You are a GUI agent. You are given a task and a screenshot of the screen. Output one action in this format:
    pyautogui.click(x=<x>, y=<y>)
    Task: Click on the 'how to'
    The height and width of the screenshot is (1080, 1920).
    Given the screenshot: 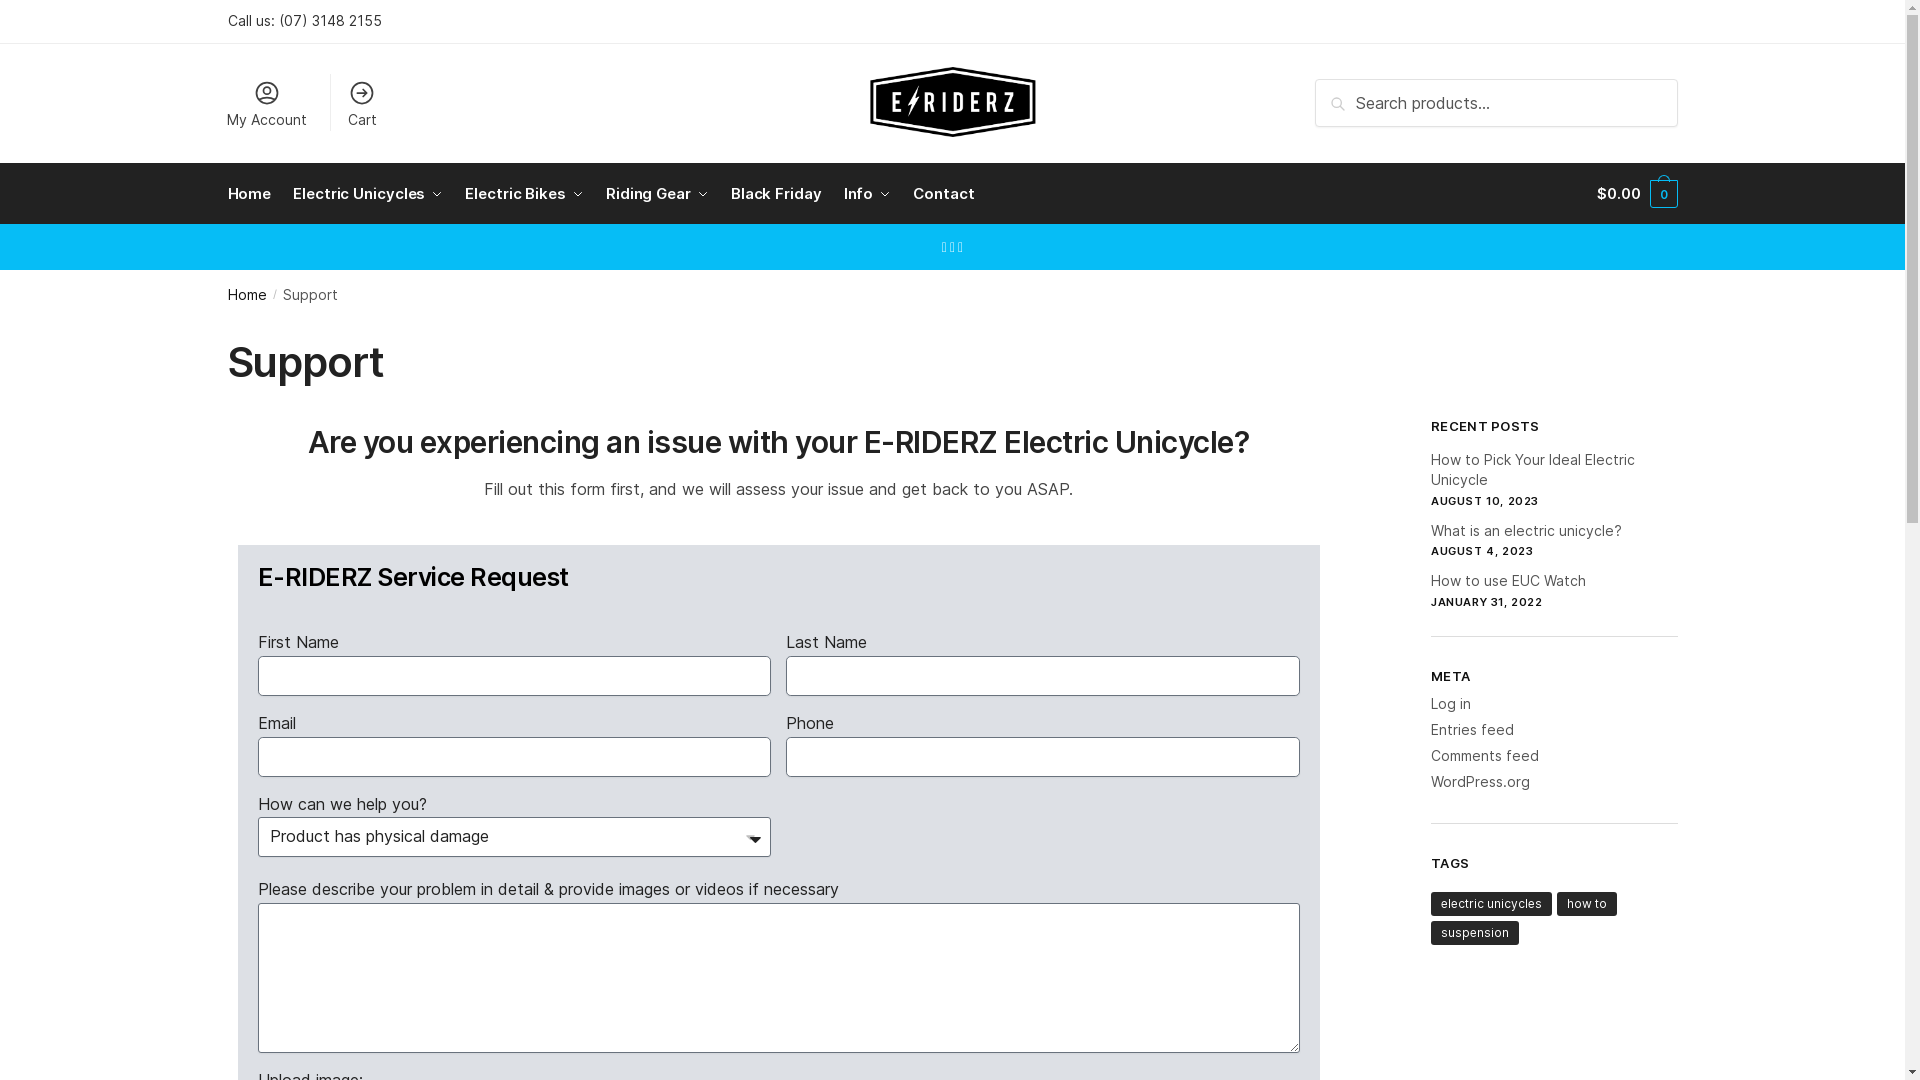 What is the action you would take?
    pyautogui.click(x=1586, y=903)
    